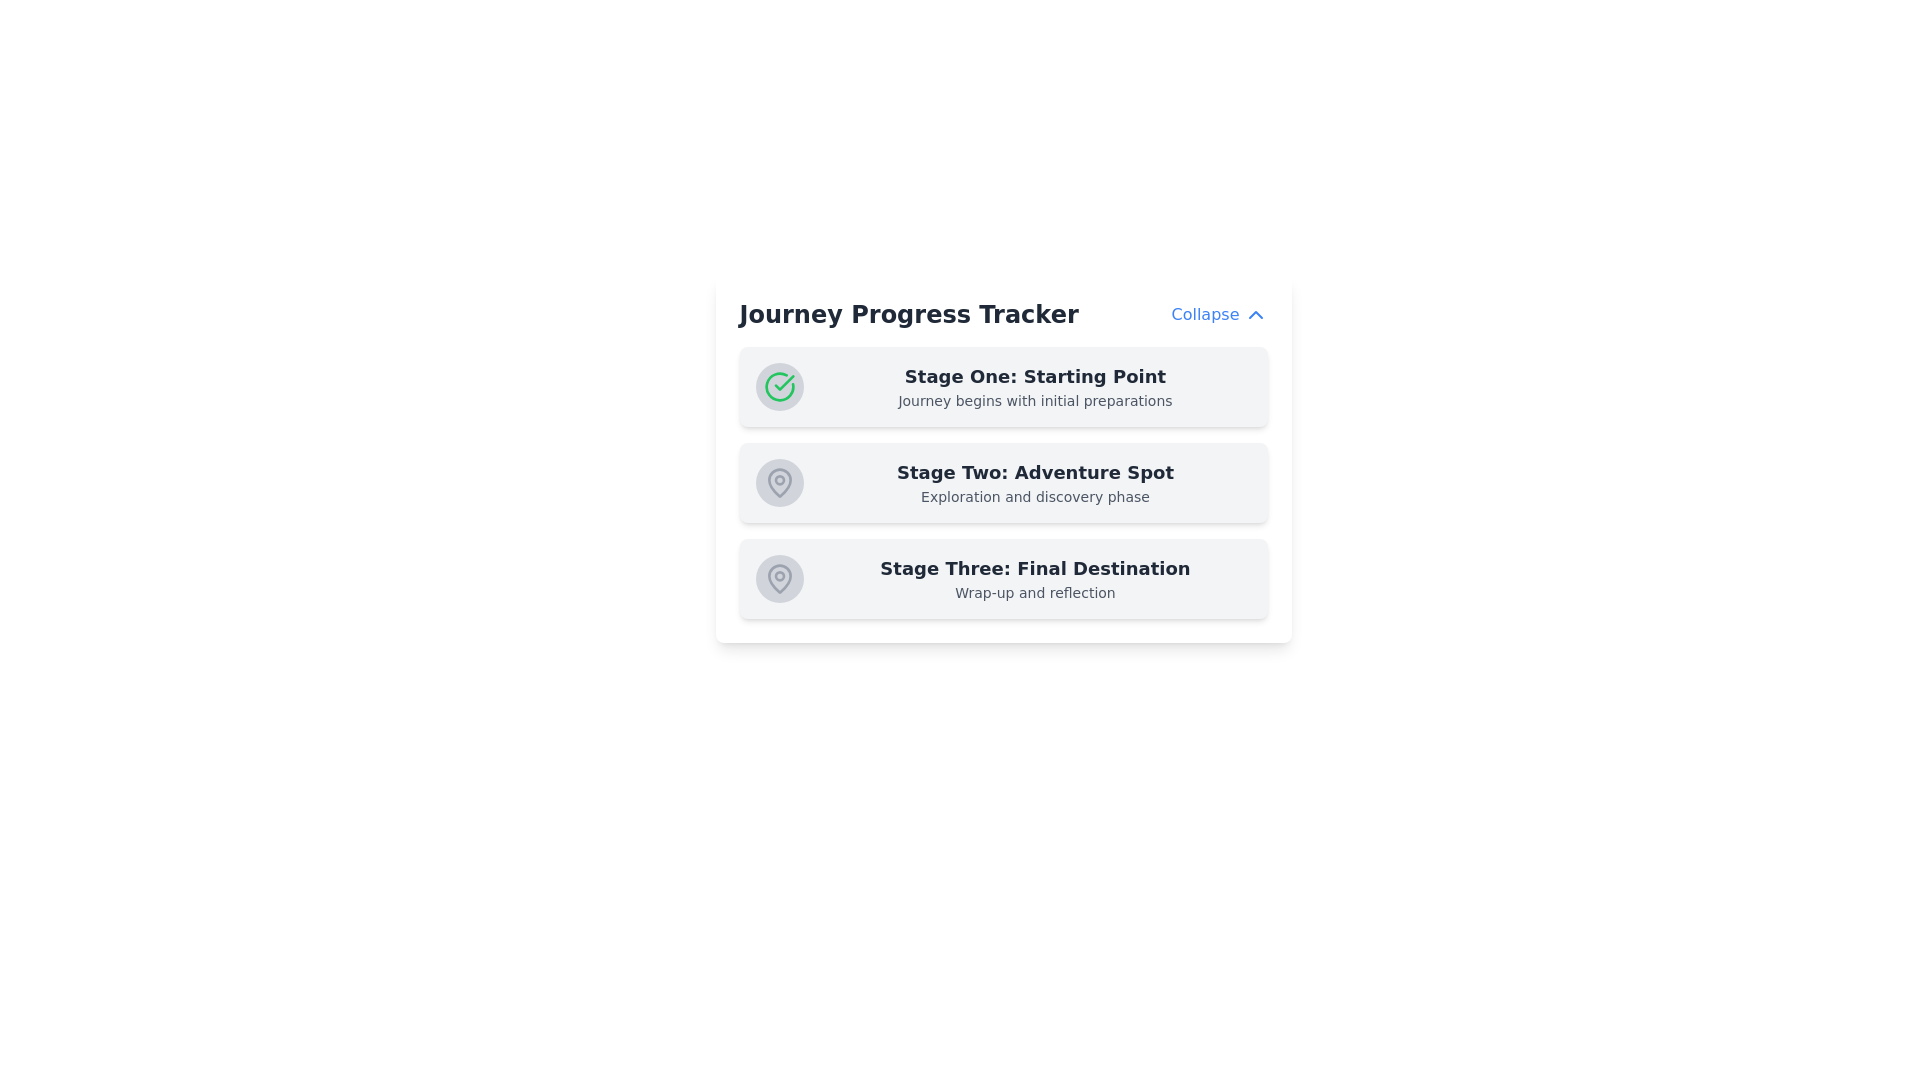  Describe the element at coordinates (1035, 578) in the screenshot. I see `the third stage label of the journey progress tracker, located below 'Stage Two: Adventure Spot'` at that location.